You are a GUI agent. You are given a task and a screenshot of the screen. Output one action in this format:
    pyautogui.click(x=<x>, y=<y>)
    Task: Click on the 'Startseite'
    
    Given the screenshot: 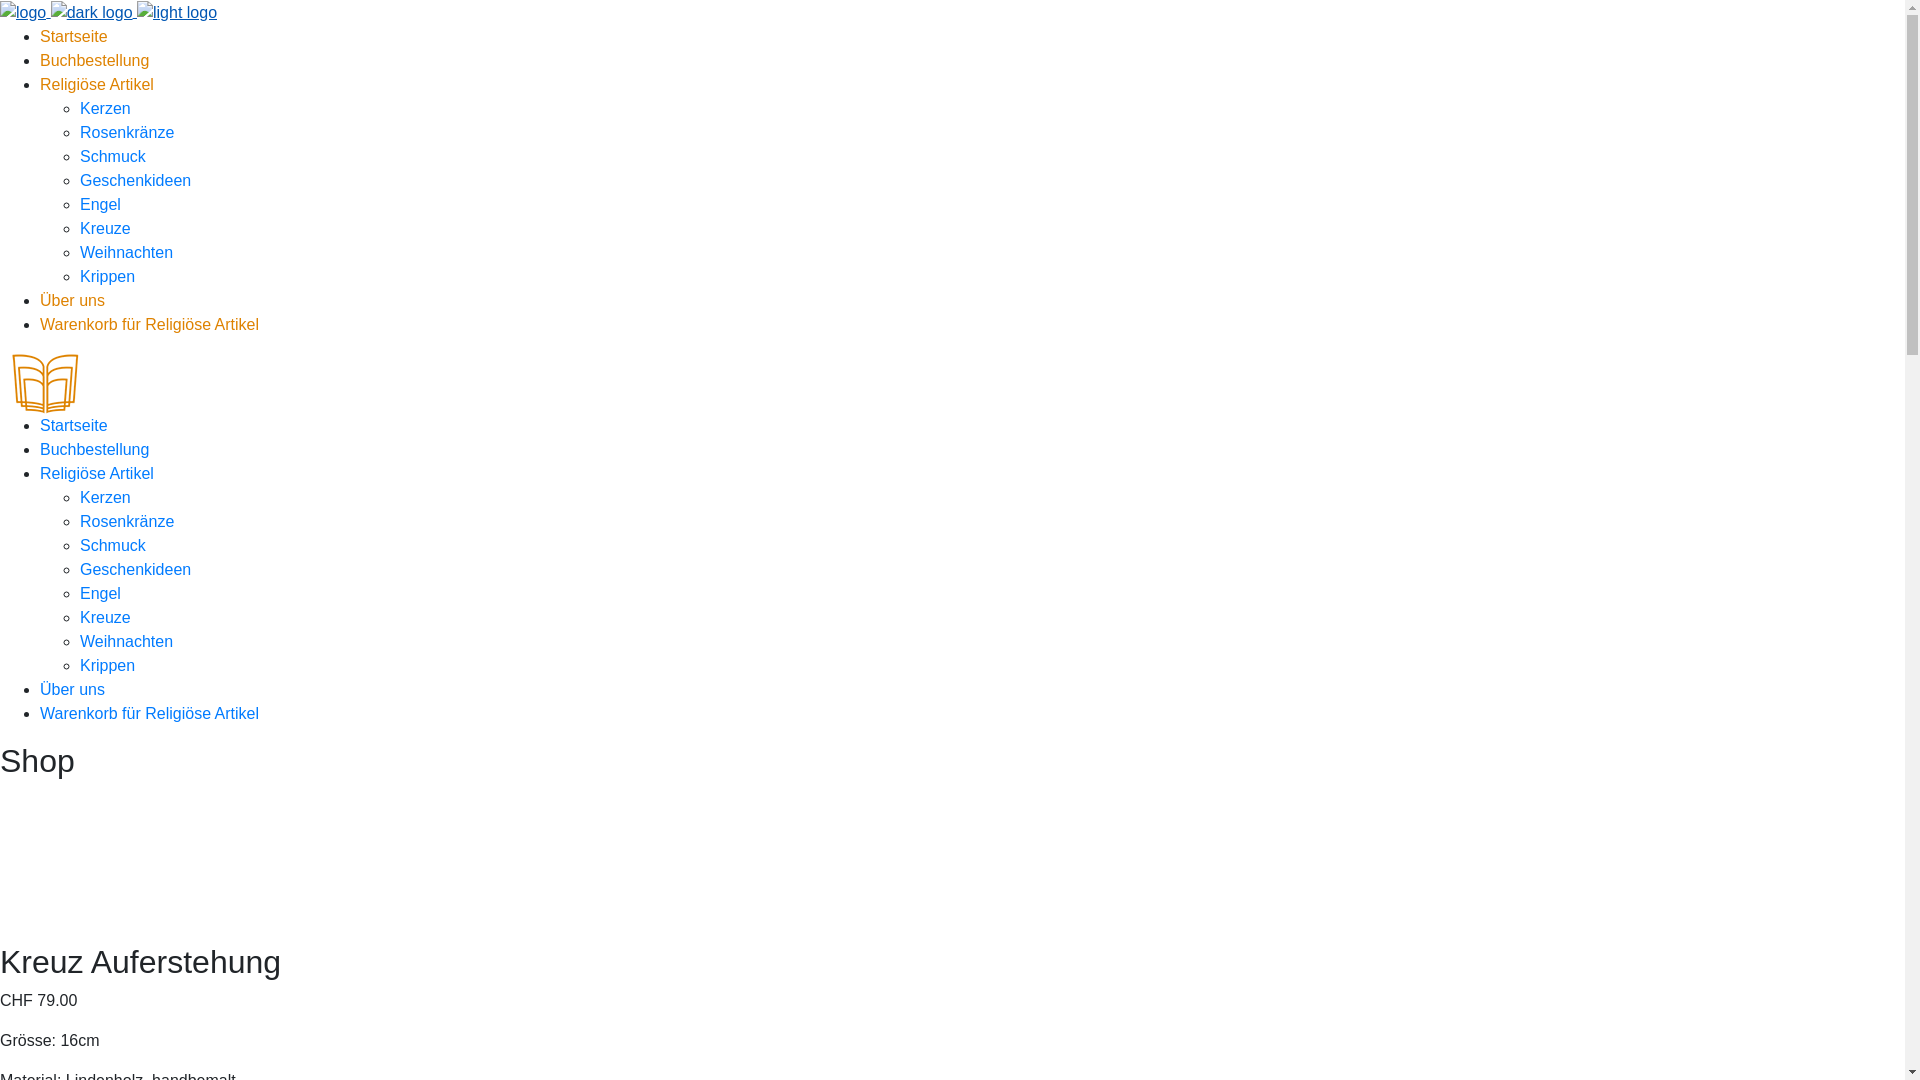 What is the action you would take?
    pyautogui.click(x=73, y=36)
    